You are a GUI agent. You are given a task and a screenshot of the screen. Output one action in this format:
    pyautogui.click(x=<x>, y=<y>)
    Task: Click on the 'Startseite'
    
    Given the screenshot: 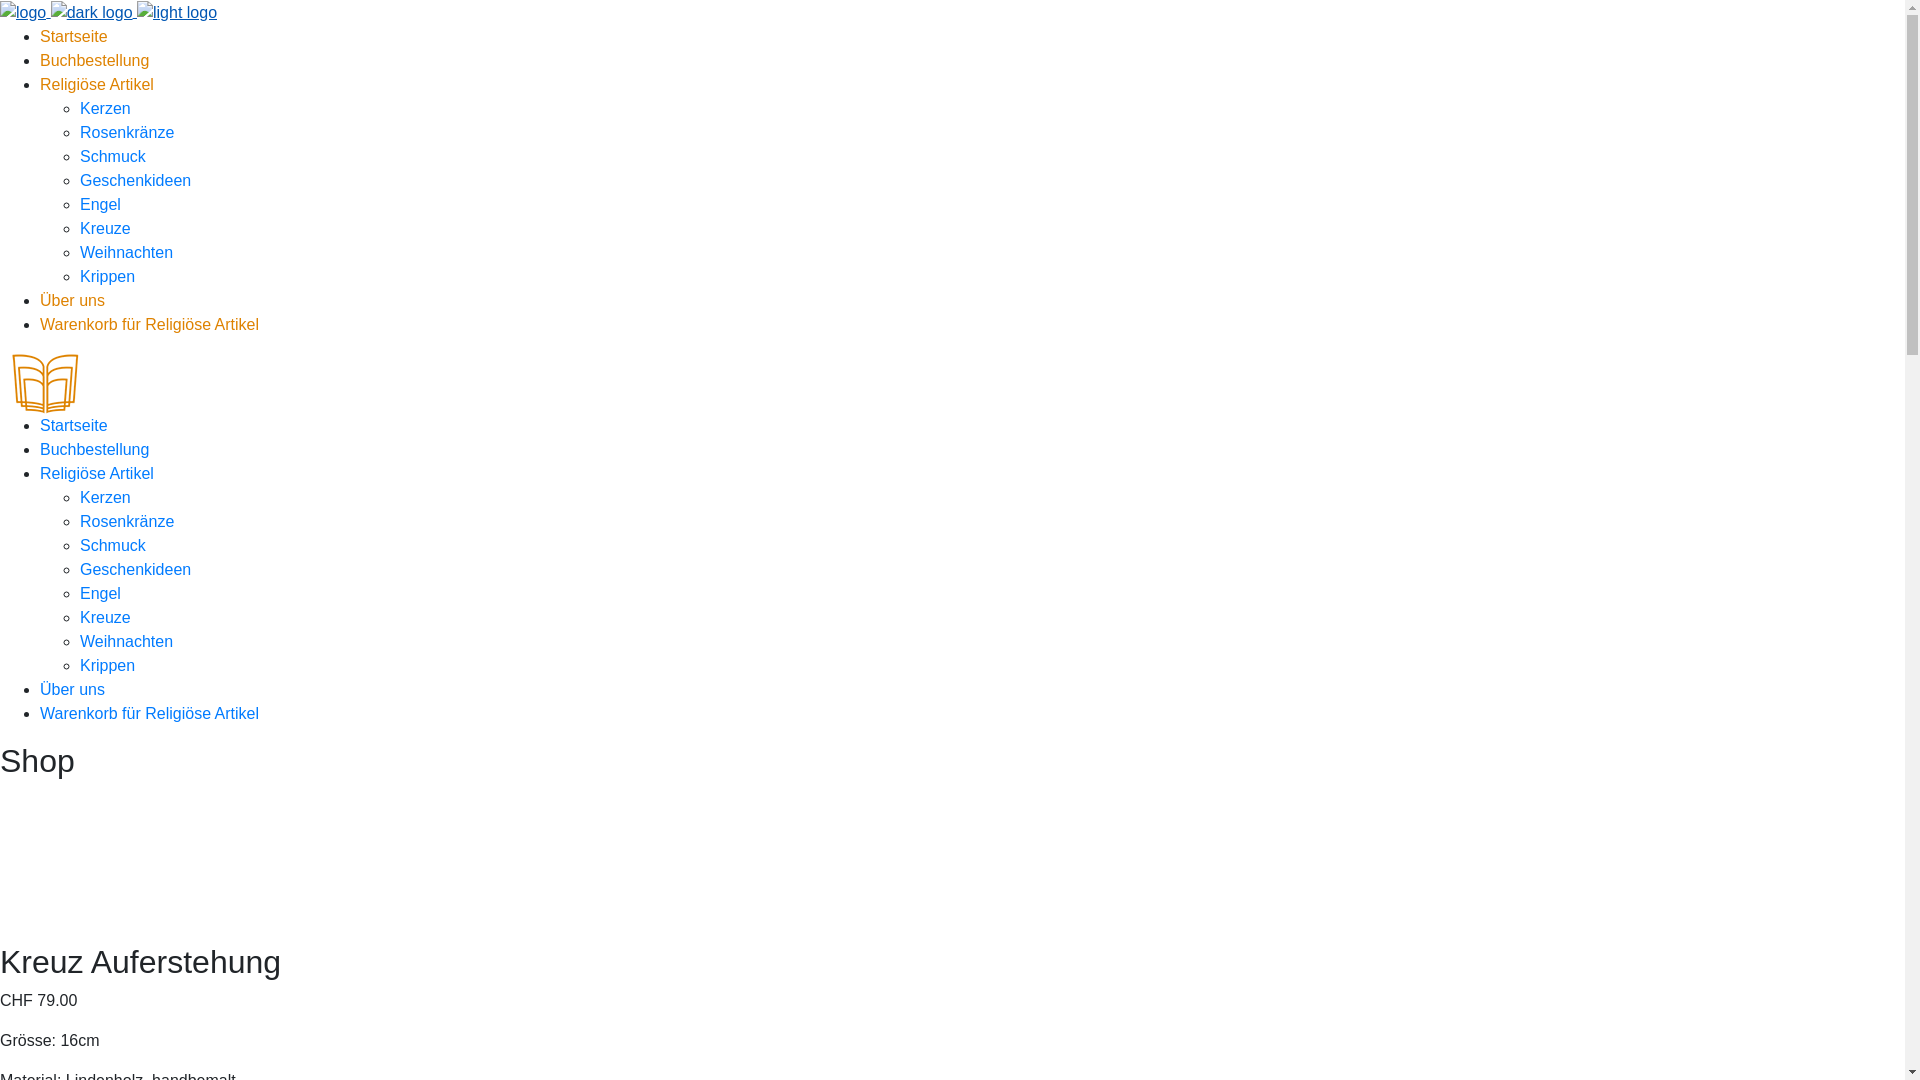 What is the action you would take?
    pyautogui.click(x=73, y=36)
    